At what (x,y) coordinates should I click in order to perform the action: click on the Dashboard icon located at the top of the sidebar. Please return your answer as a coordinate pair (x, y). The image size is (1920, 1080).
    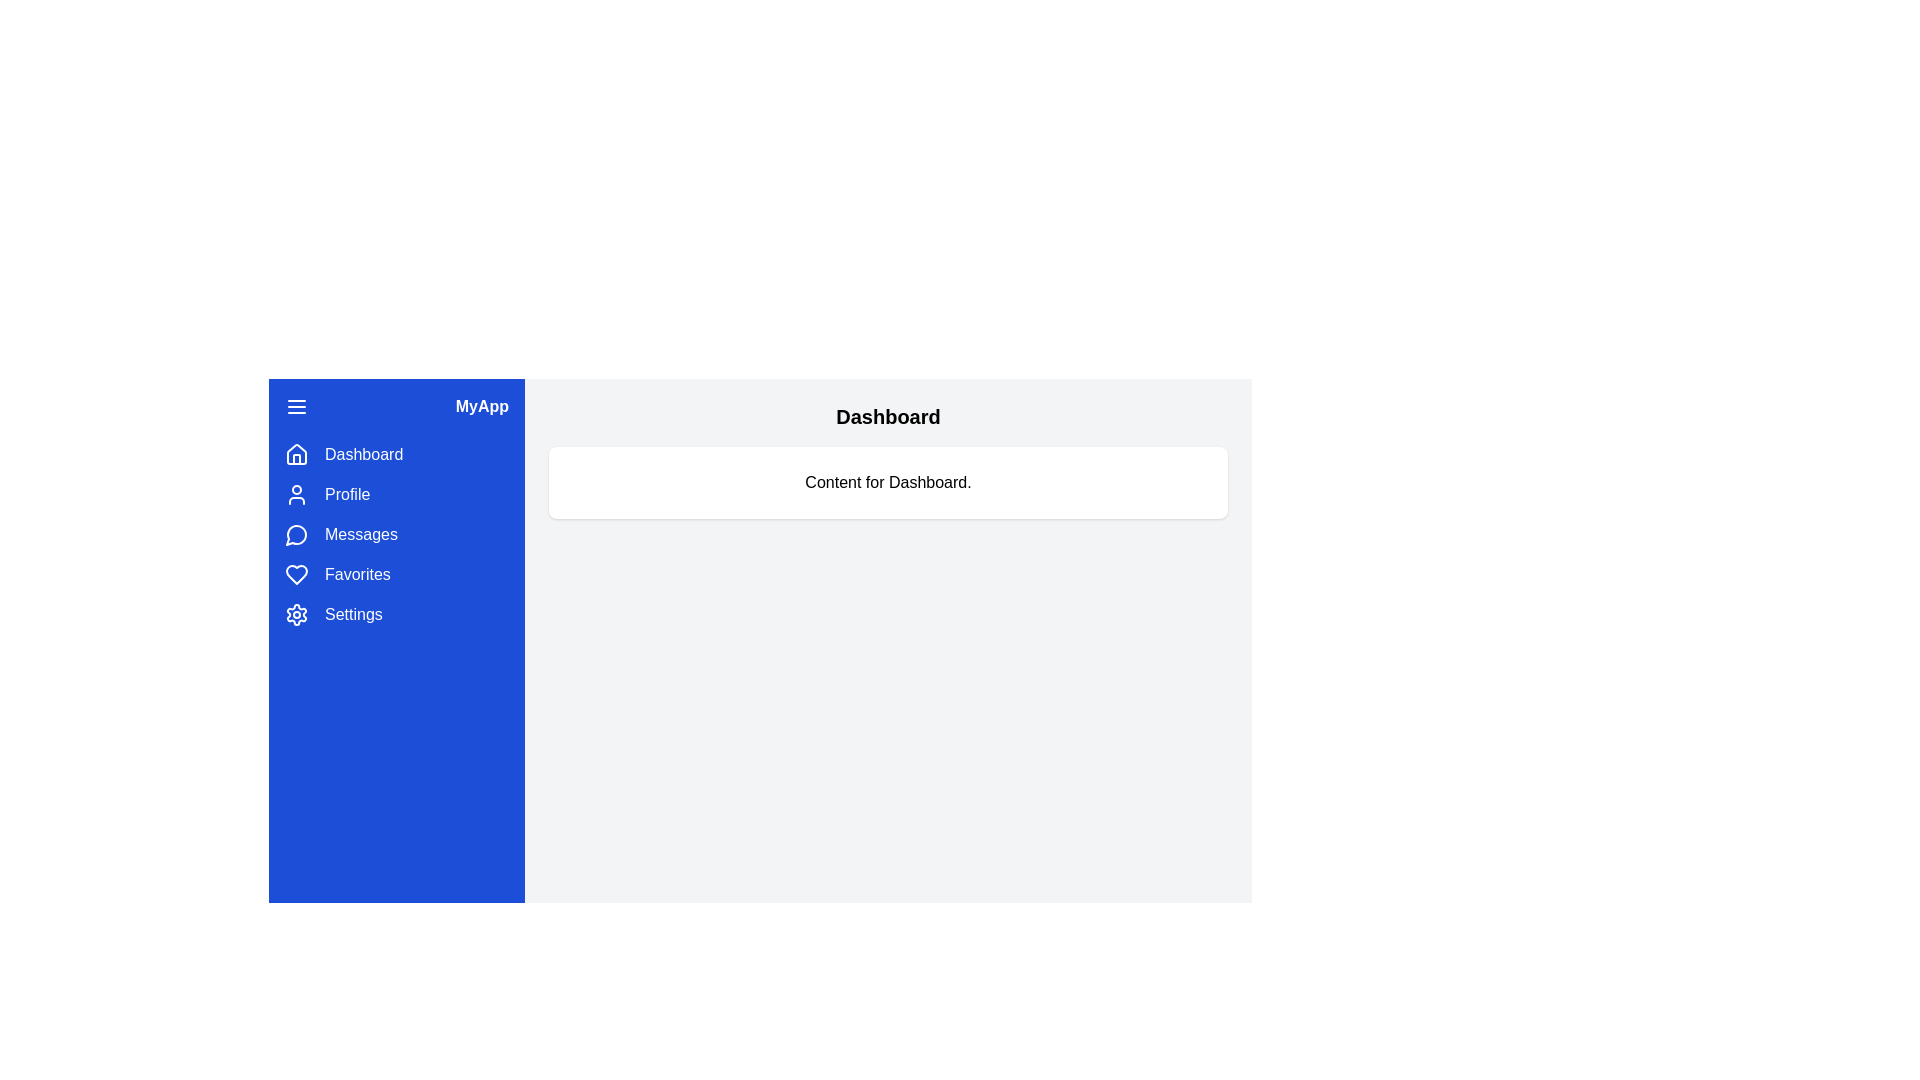
    Looking at the image, I should click on (296, 455).